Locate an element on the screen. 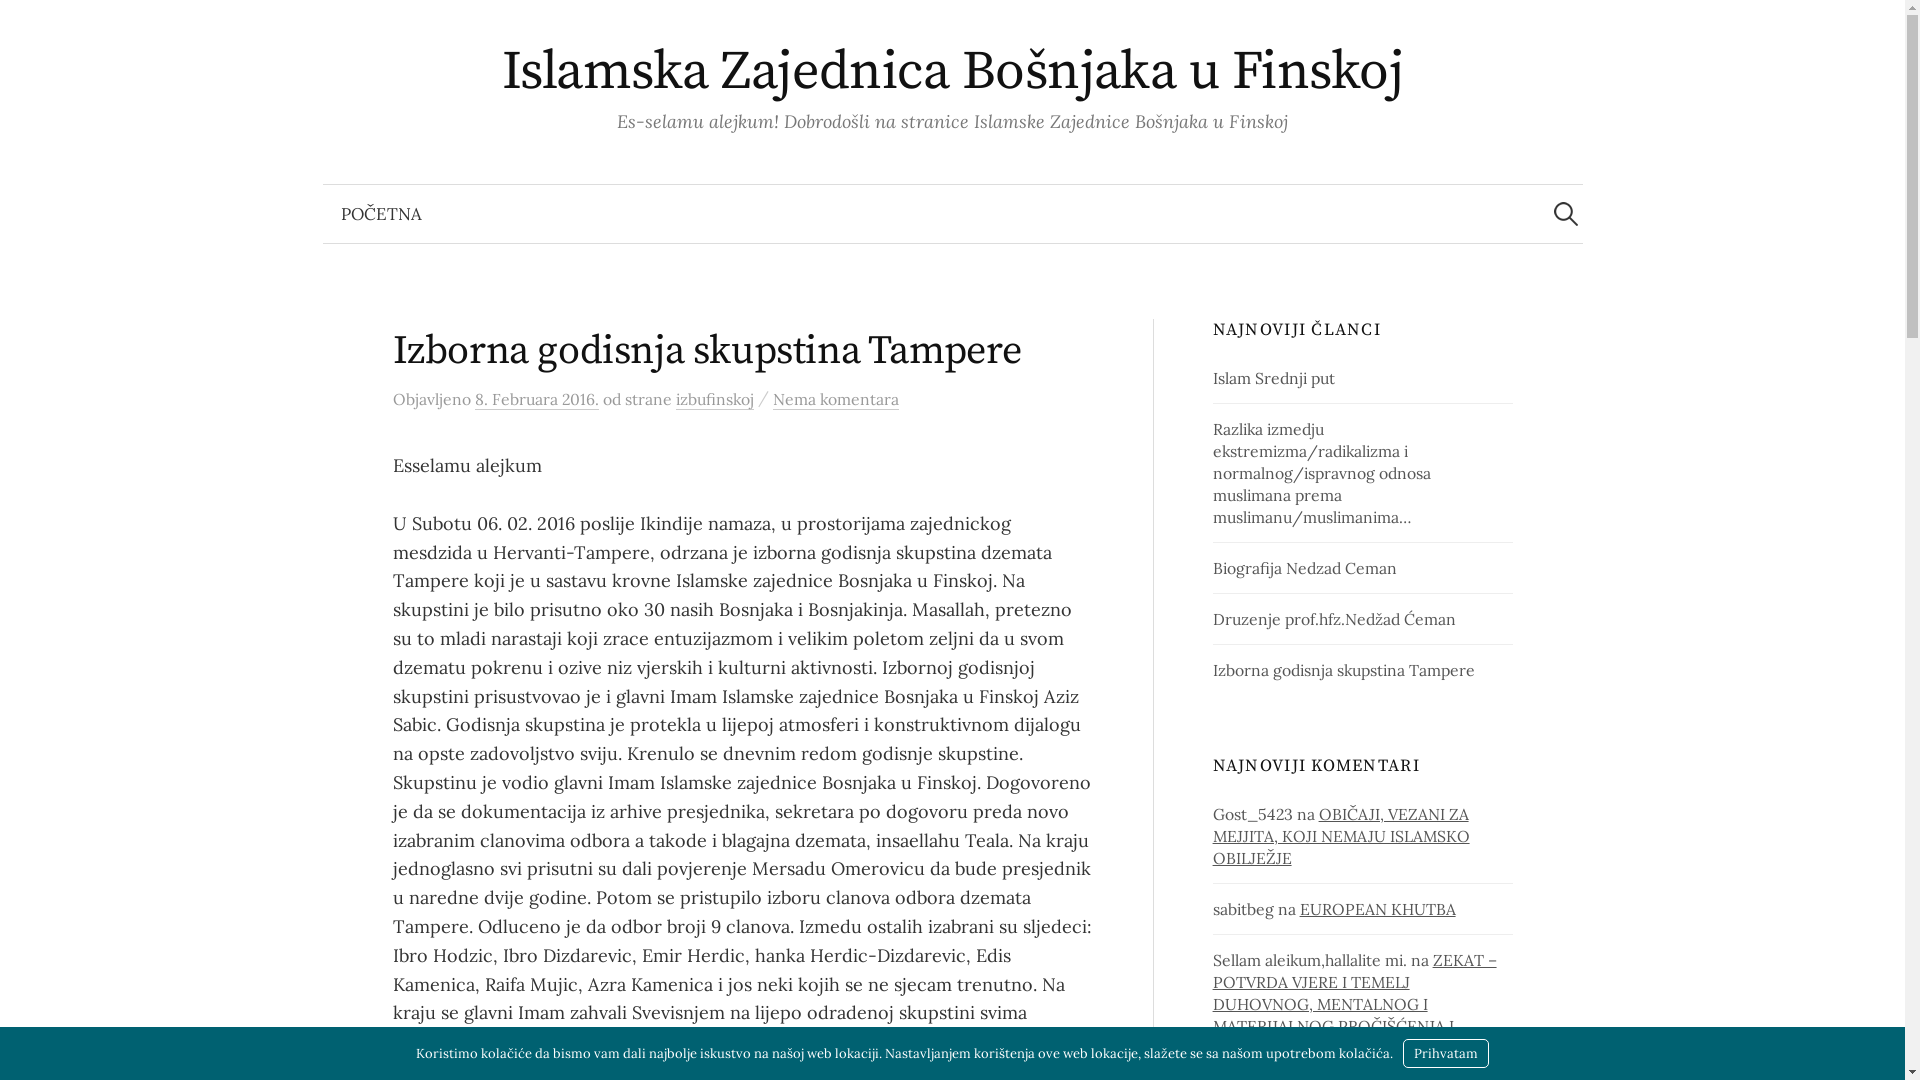 The height and width of the screenshot is (1080, 1920). '8. Februara 2016.' is located at coordinates (536, 399).